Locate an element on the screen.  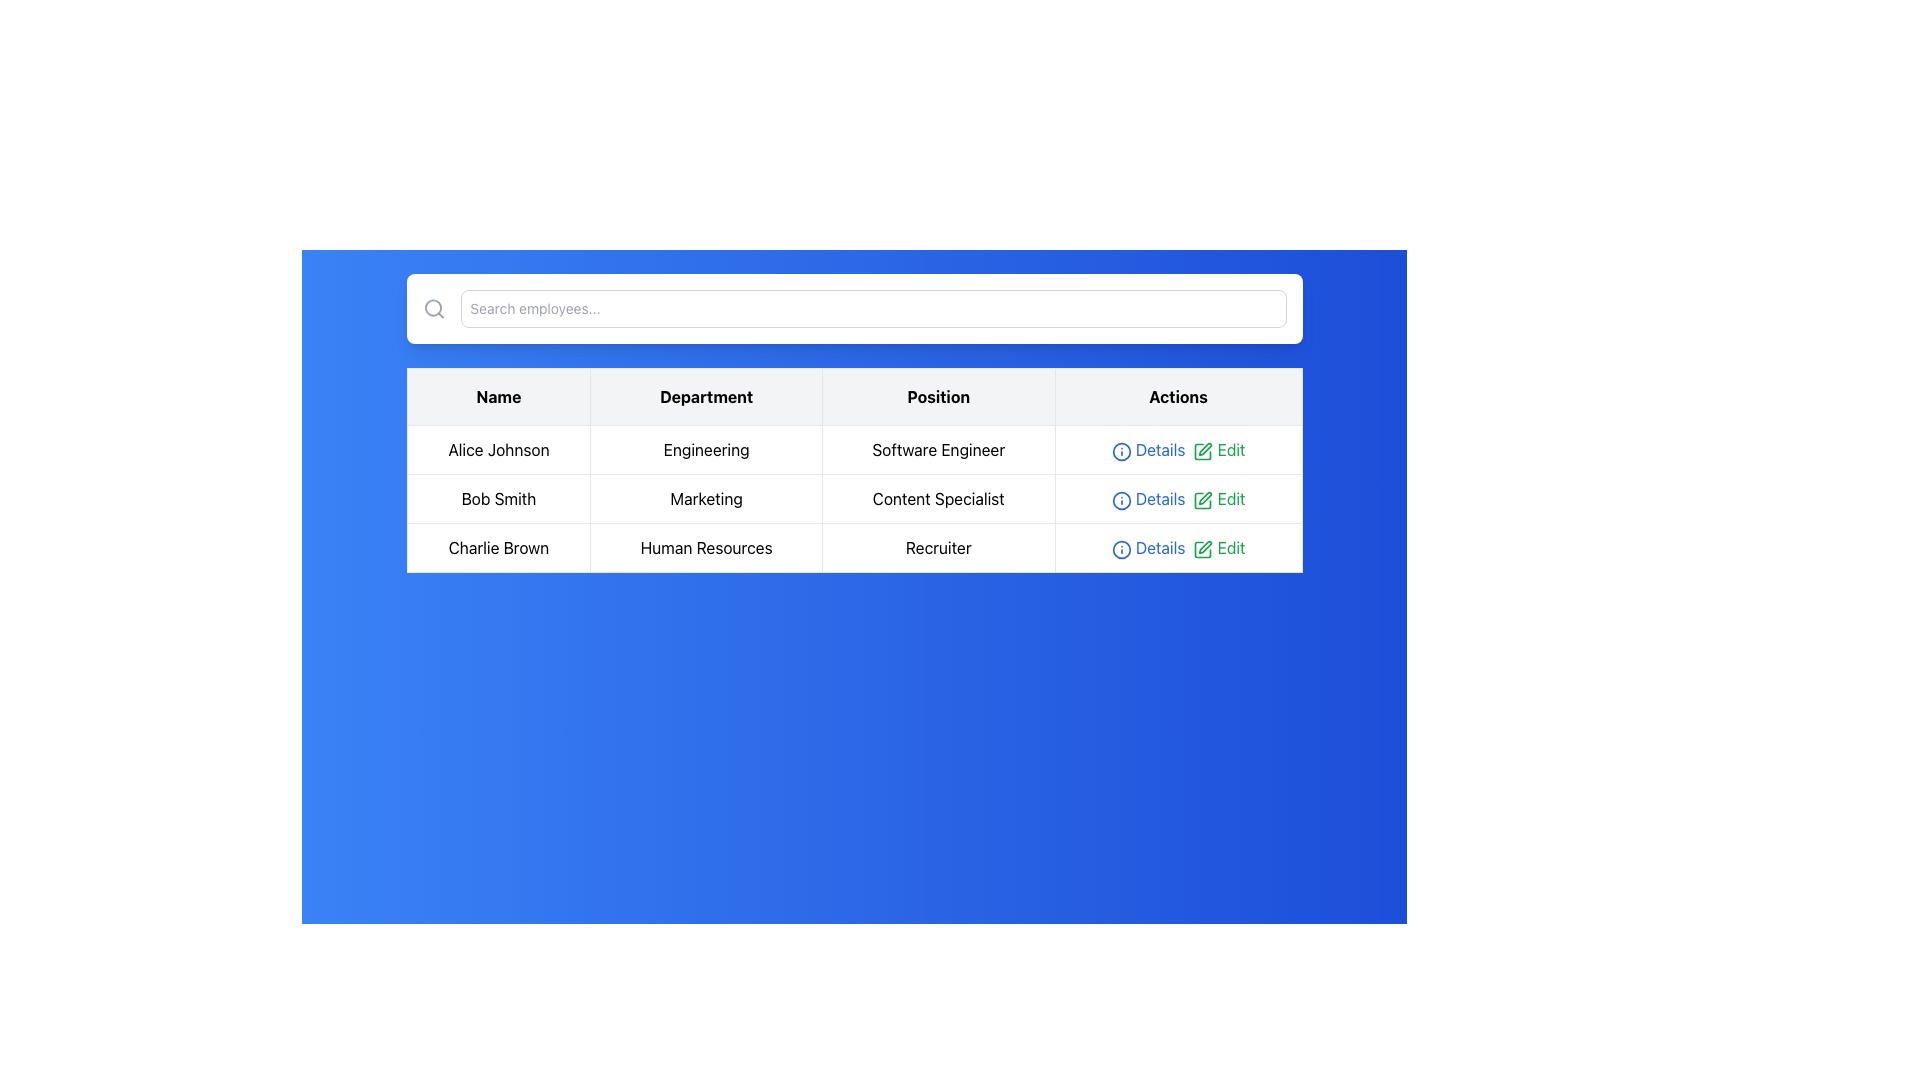
the button located to the right of the 'Details' link in the 'Actions' column for the entry 'Bob Smith' is located at coordinates (1204, 497).